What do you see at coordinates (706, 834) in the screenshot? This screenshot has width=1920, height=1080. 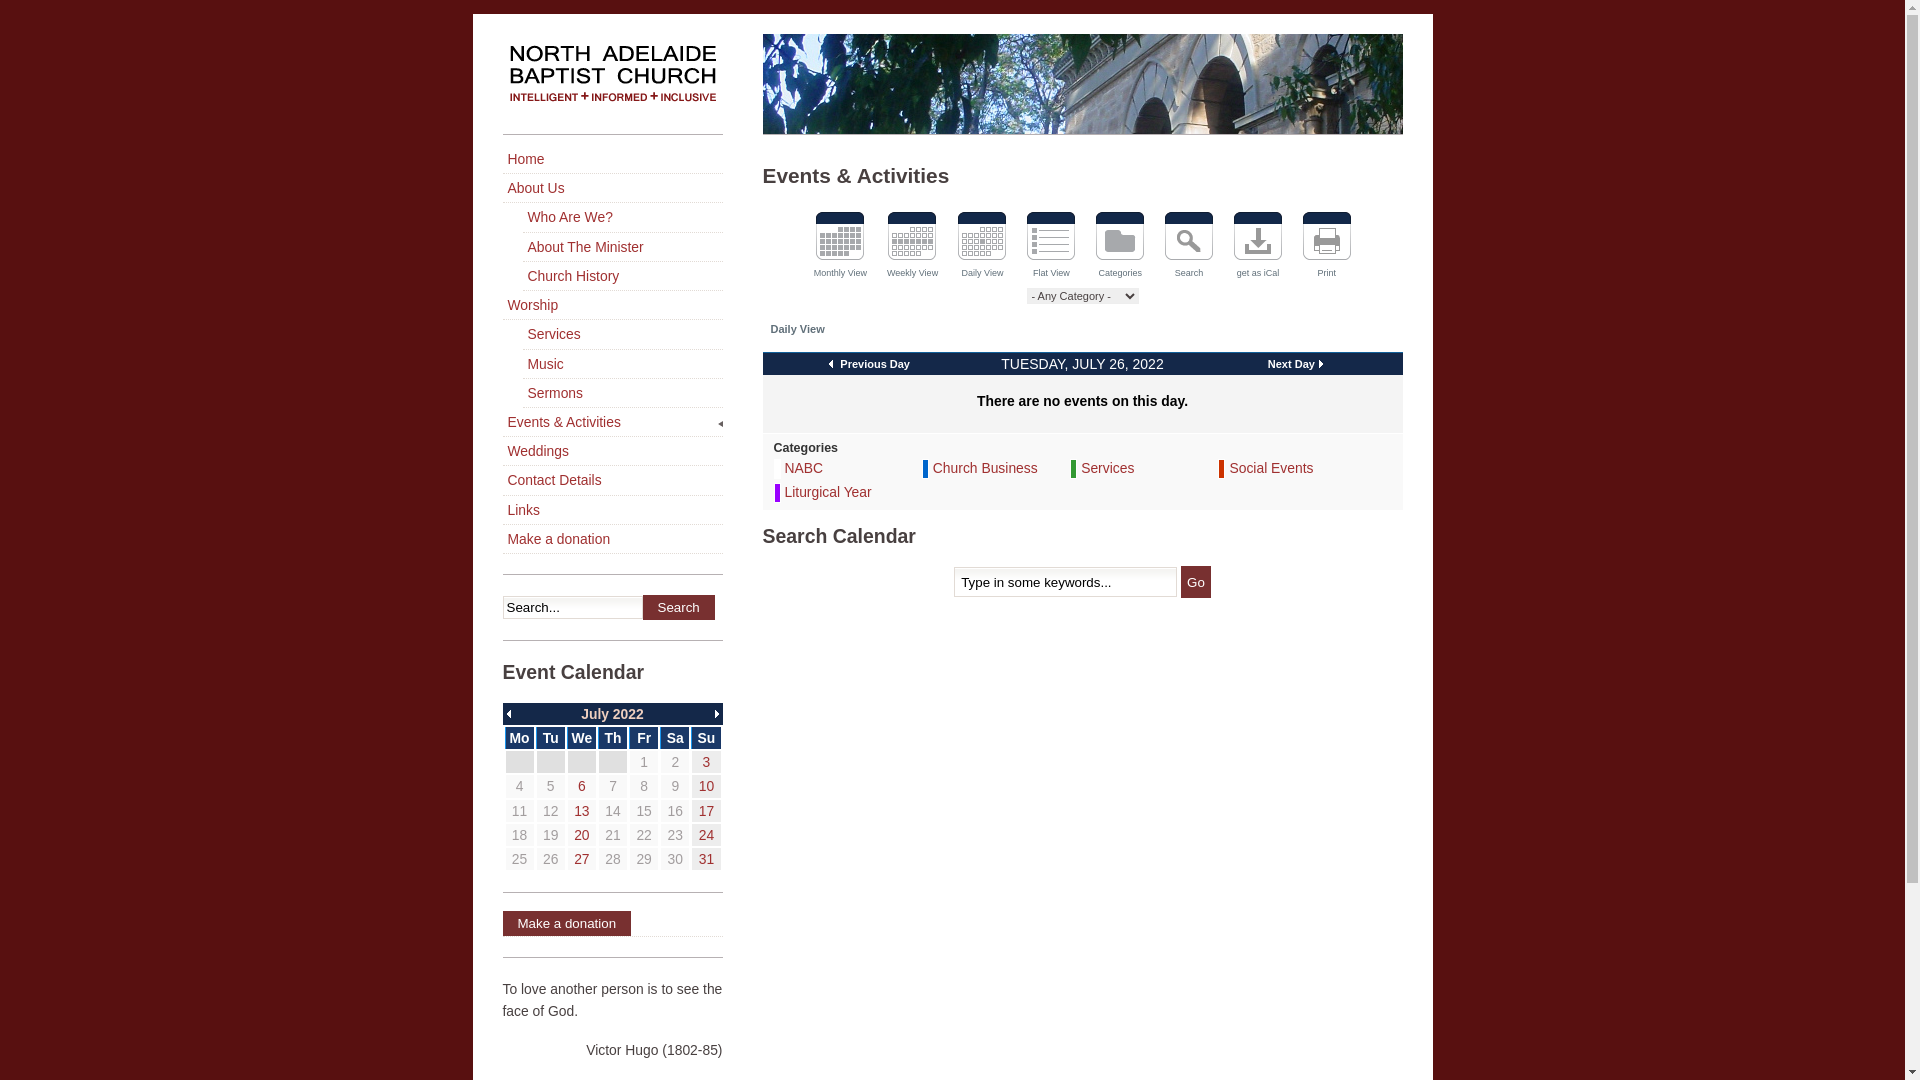 I see `'24'` at bounding box center [706, 834].